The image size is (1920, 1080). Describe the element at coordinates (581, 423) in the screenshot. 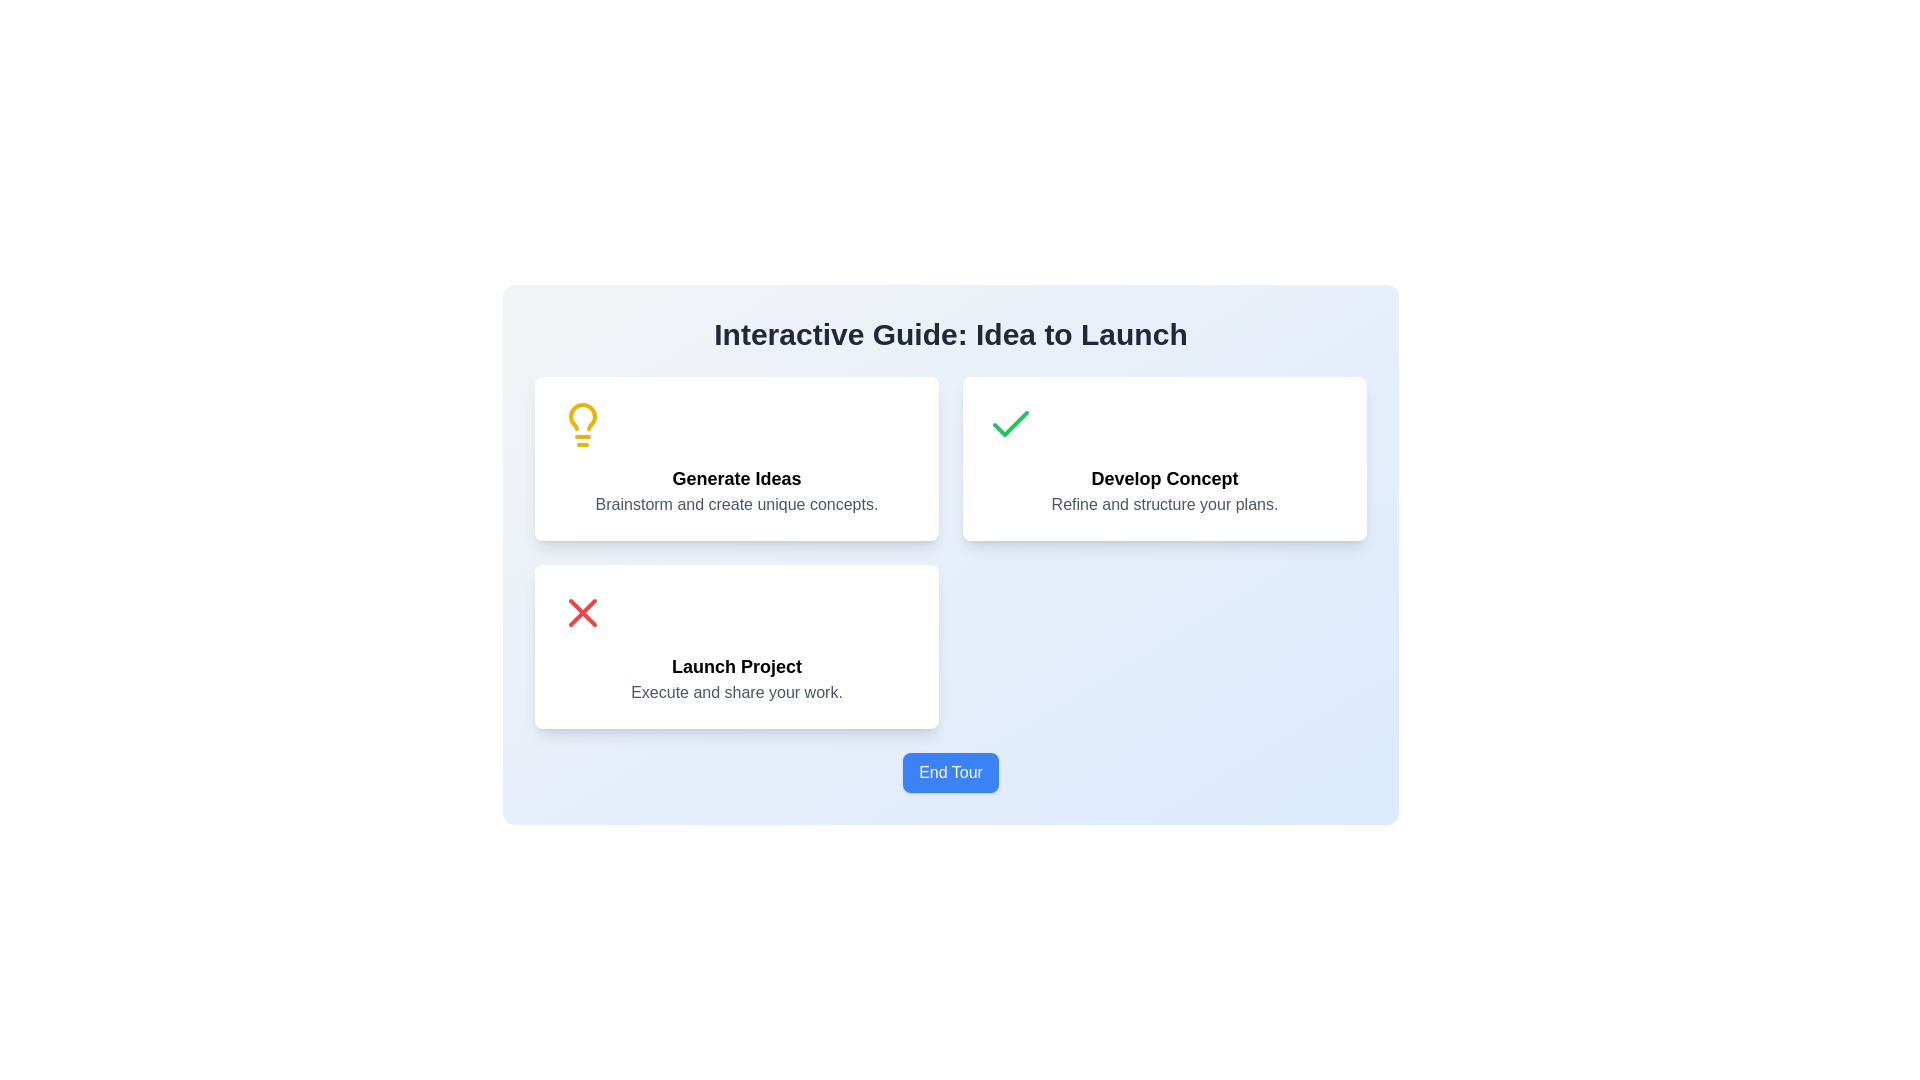

I see `the yellow lightbulb icon located above the heading 'Generate Ideas' in the card labeled 'Generate Ideas'` at that location.